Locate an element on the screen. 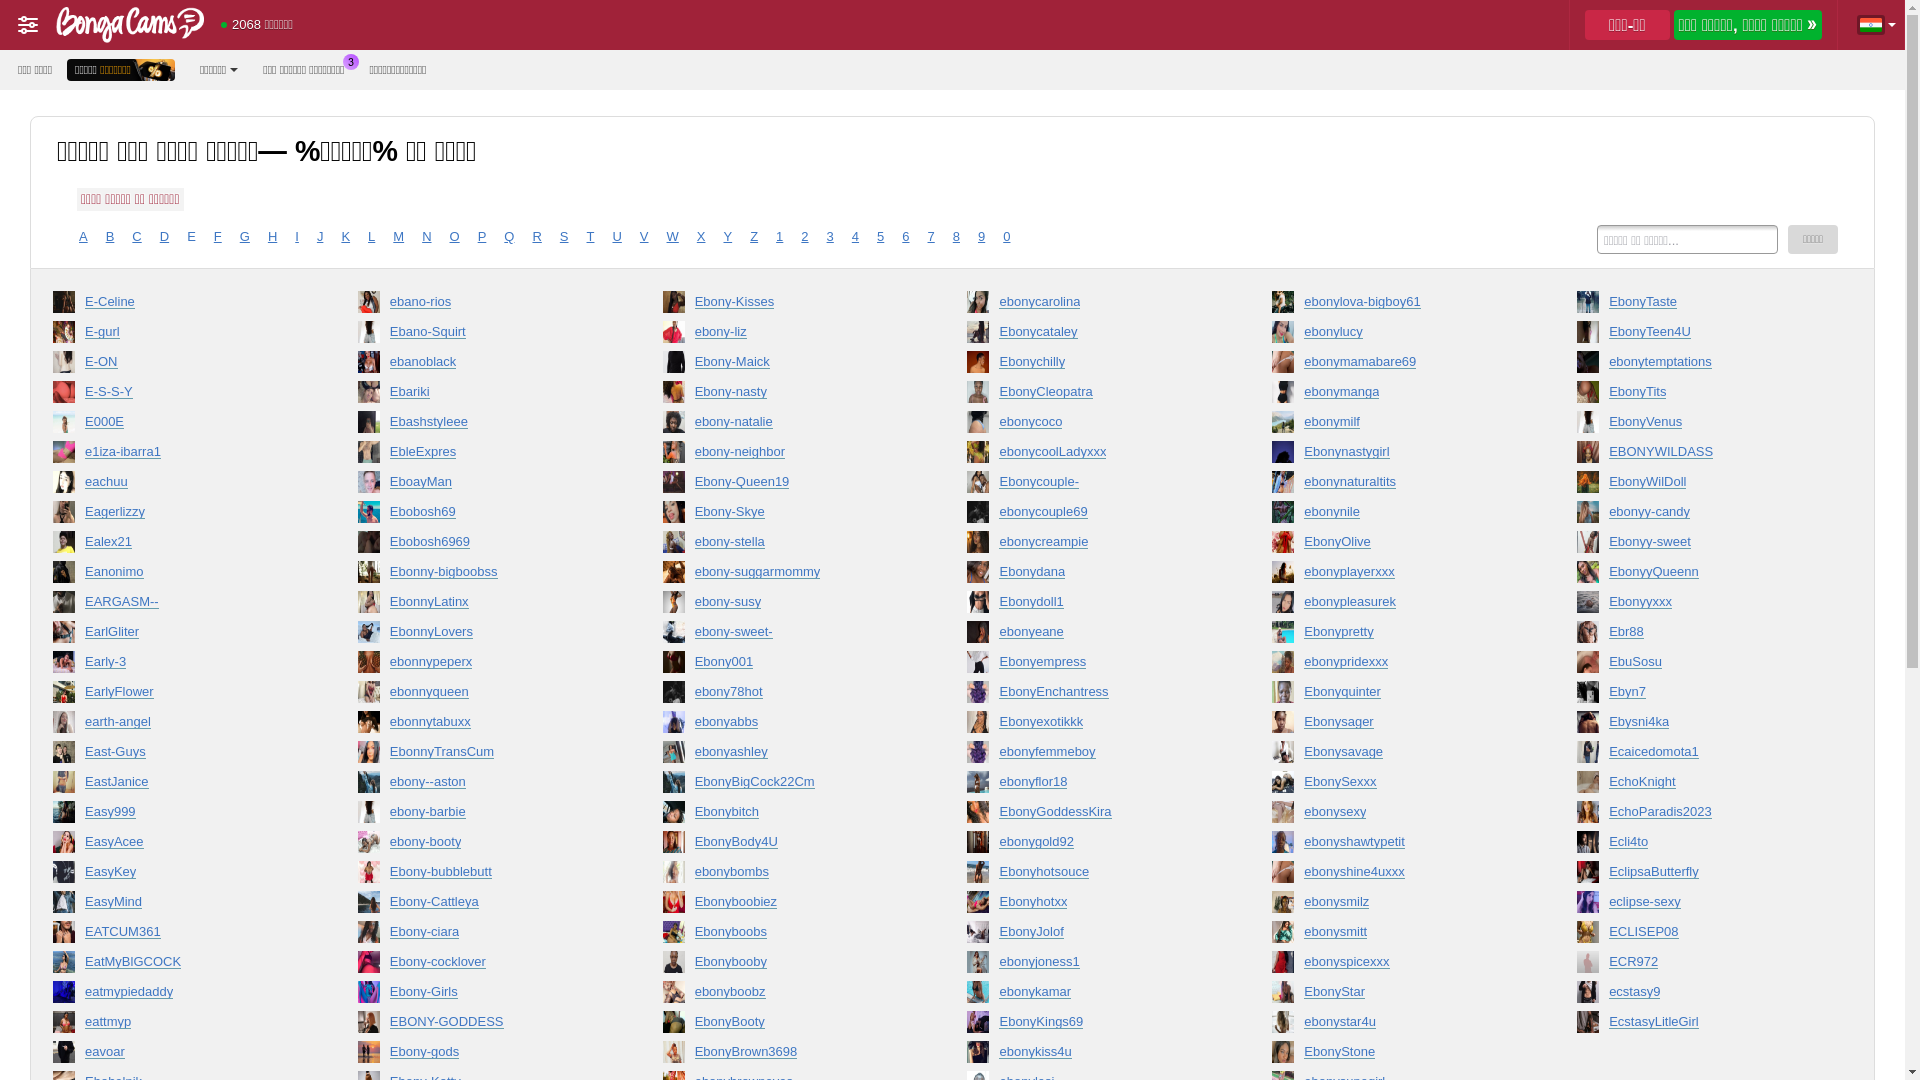 This screenshot has width=1920, height=1080. 'ebonycoolLadyxxx' is located at coordinates (1089, 455).